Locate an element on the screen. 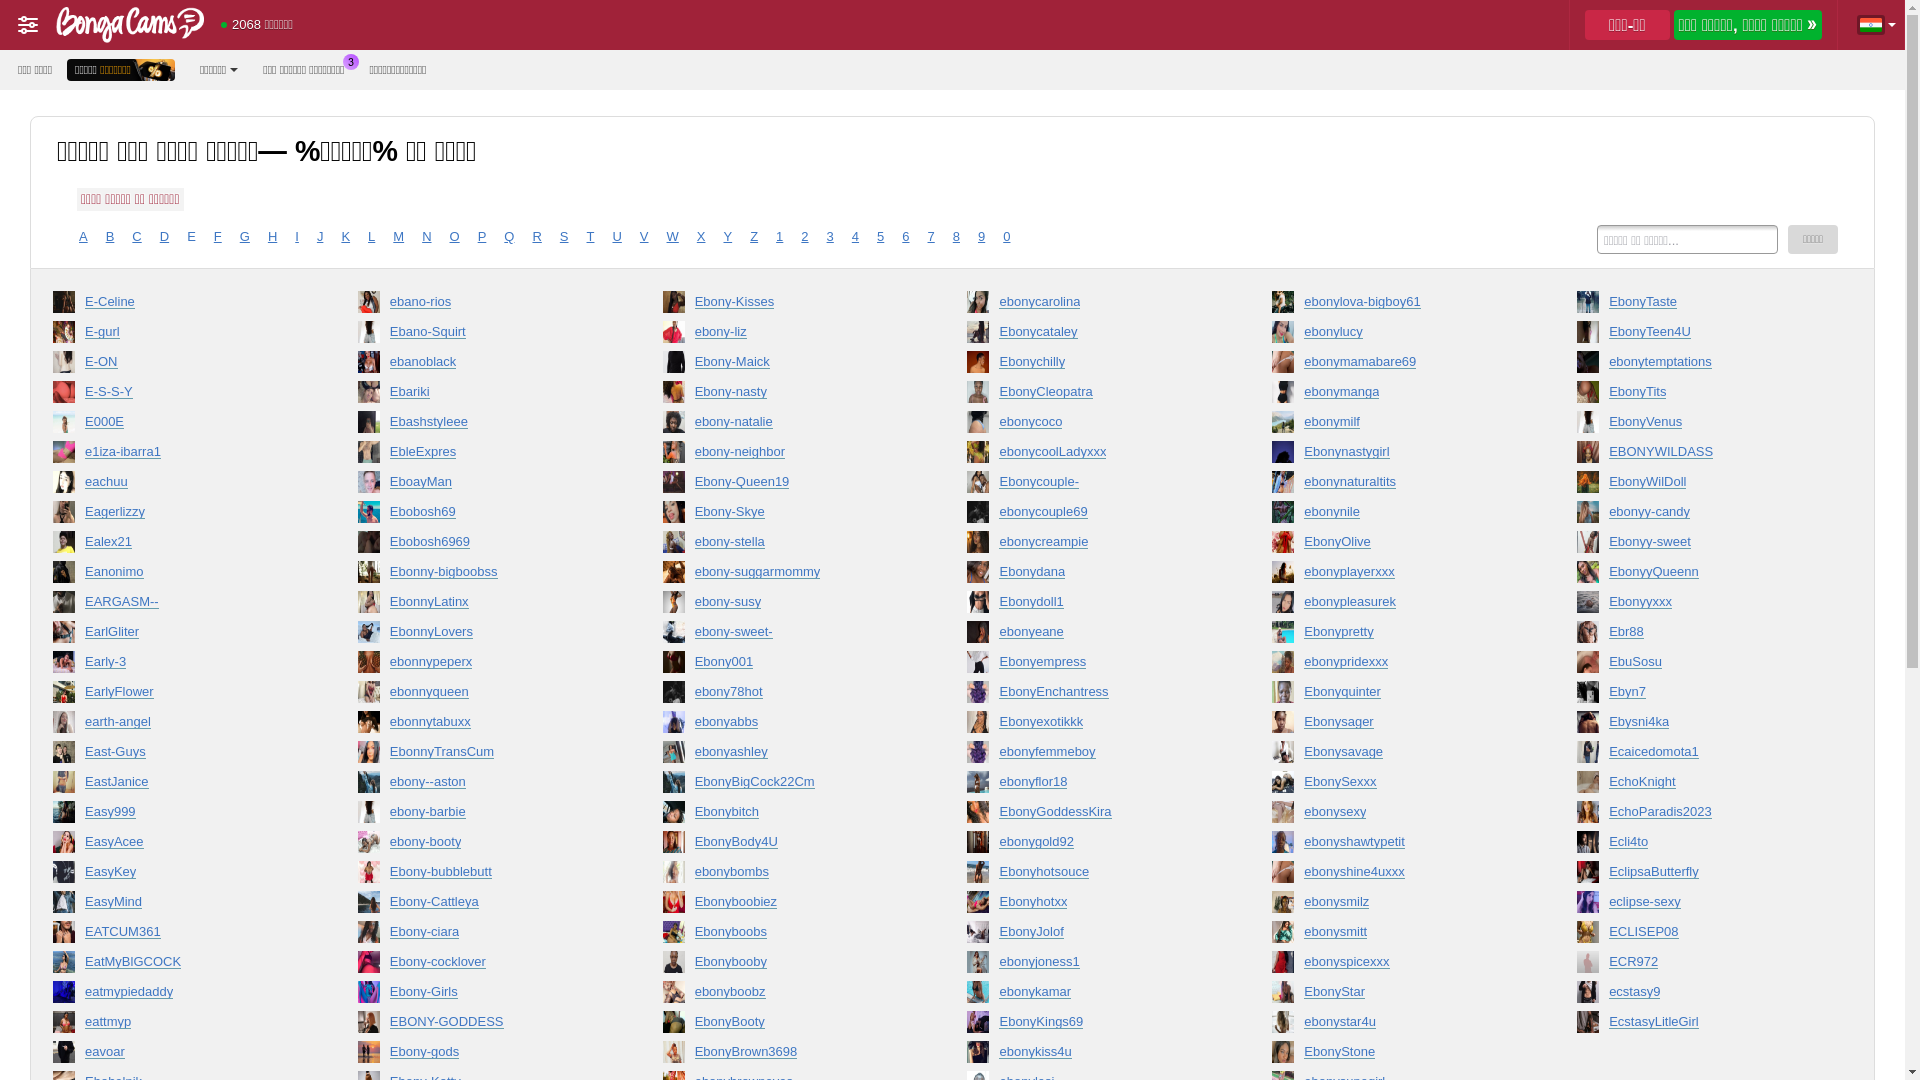 This screenshot has width=1920, height=1080. 'ebonycoolLadyxxx' is located at coordinates (1089, 455).